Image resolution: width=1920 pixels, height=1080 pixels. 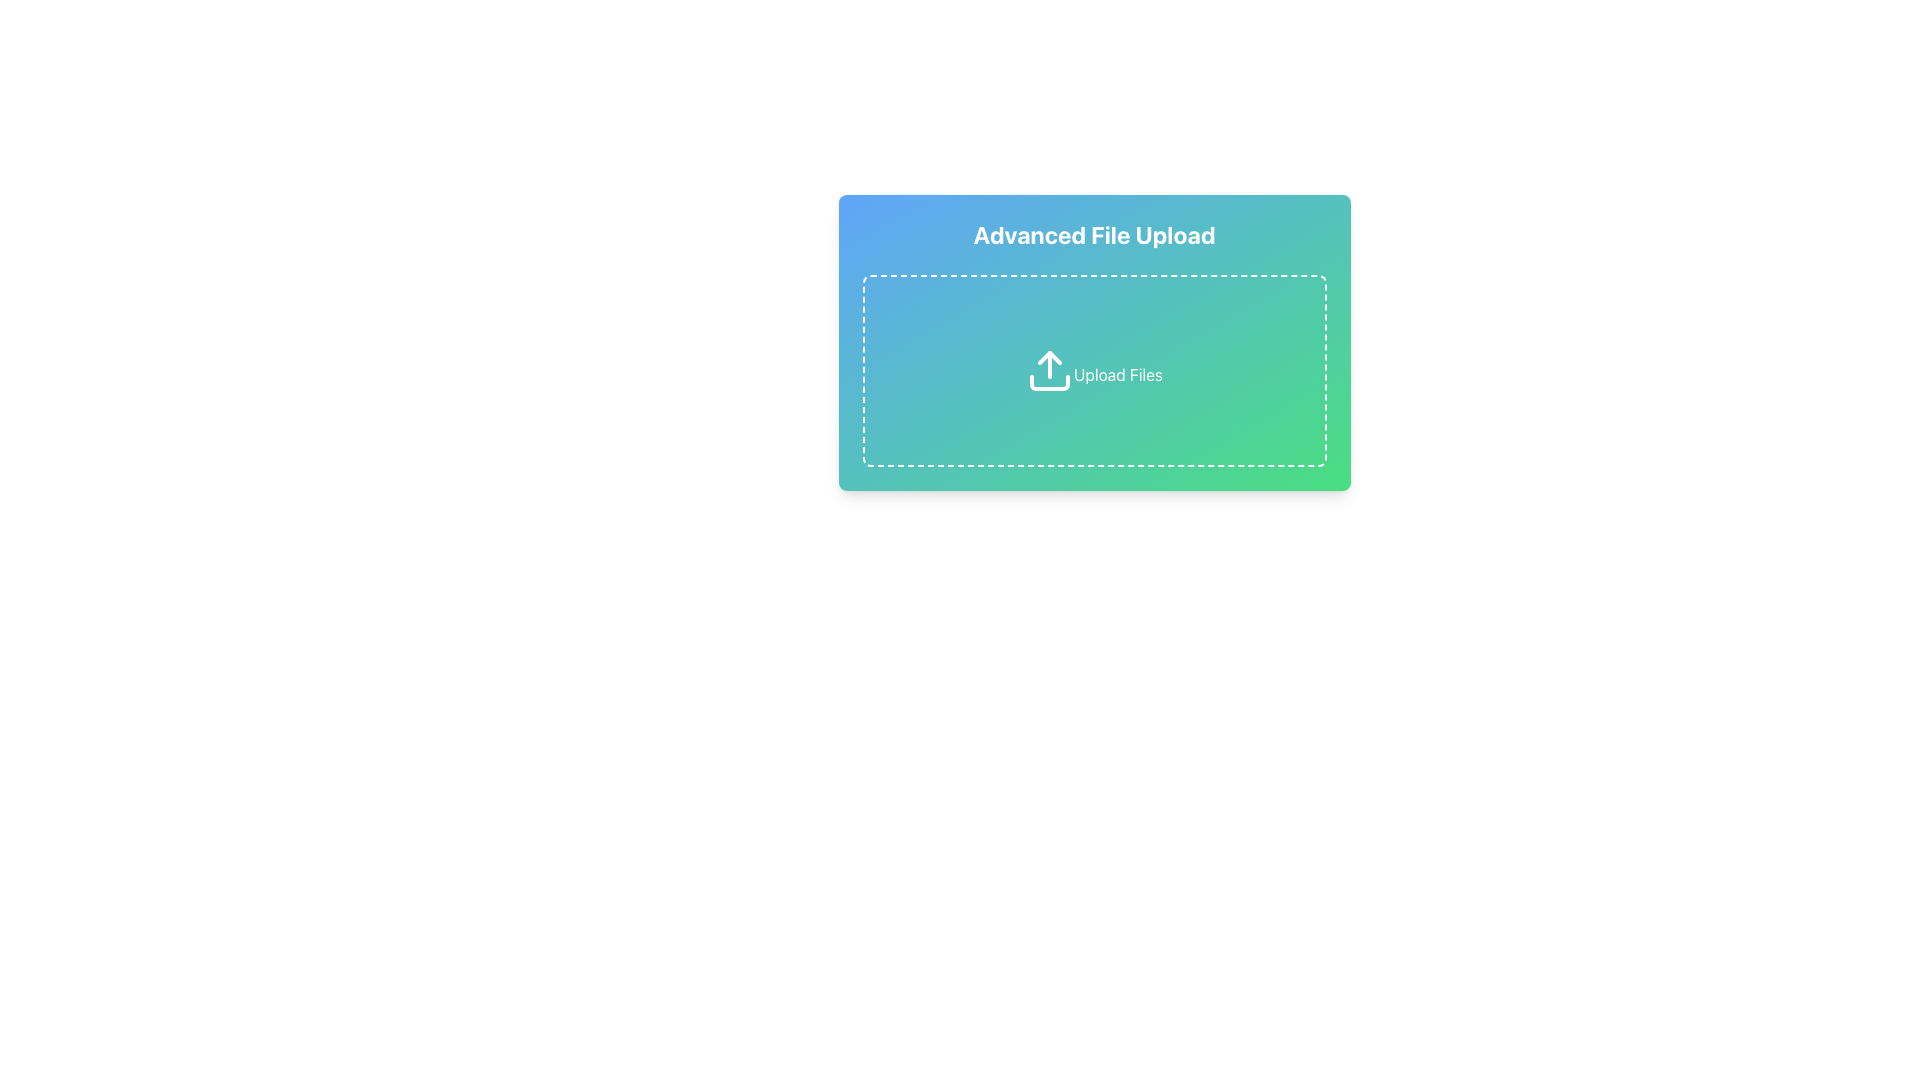 What do you see at coordinates (1117, 374) in the screenshot?
I see `the text label 'Upload Files' which is styled in white color and positioned below an upload icon within a dashed border box in a green-blue gradient background` at bounding box center [1117, 374].